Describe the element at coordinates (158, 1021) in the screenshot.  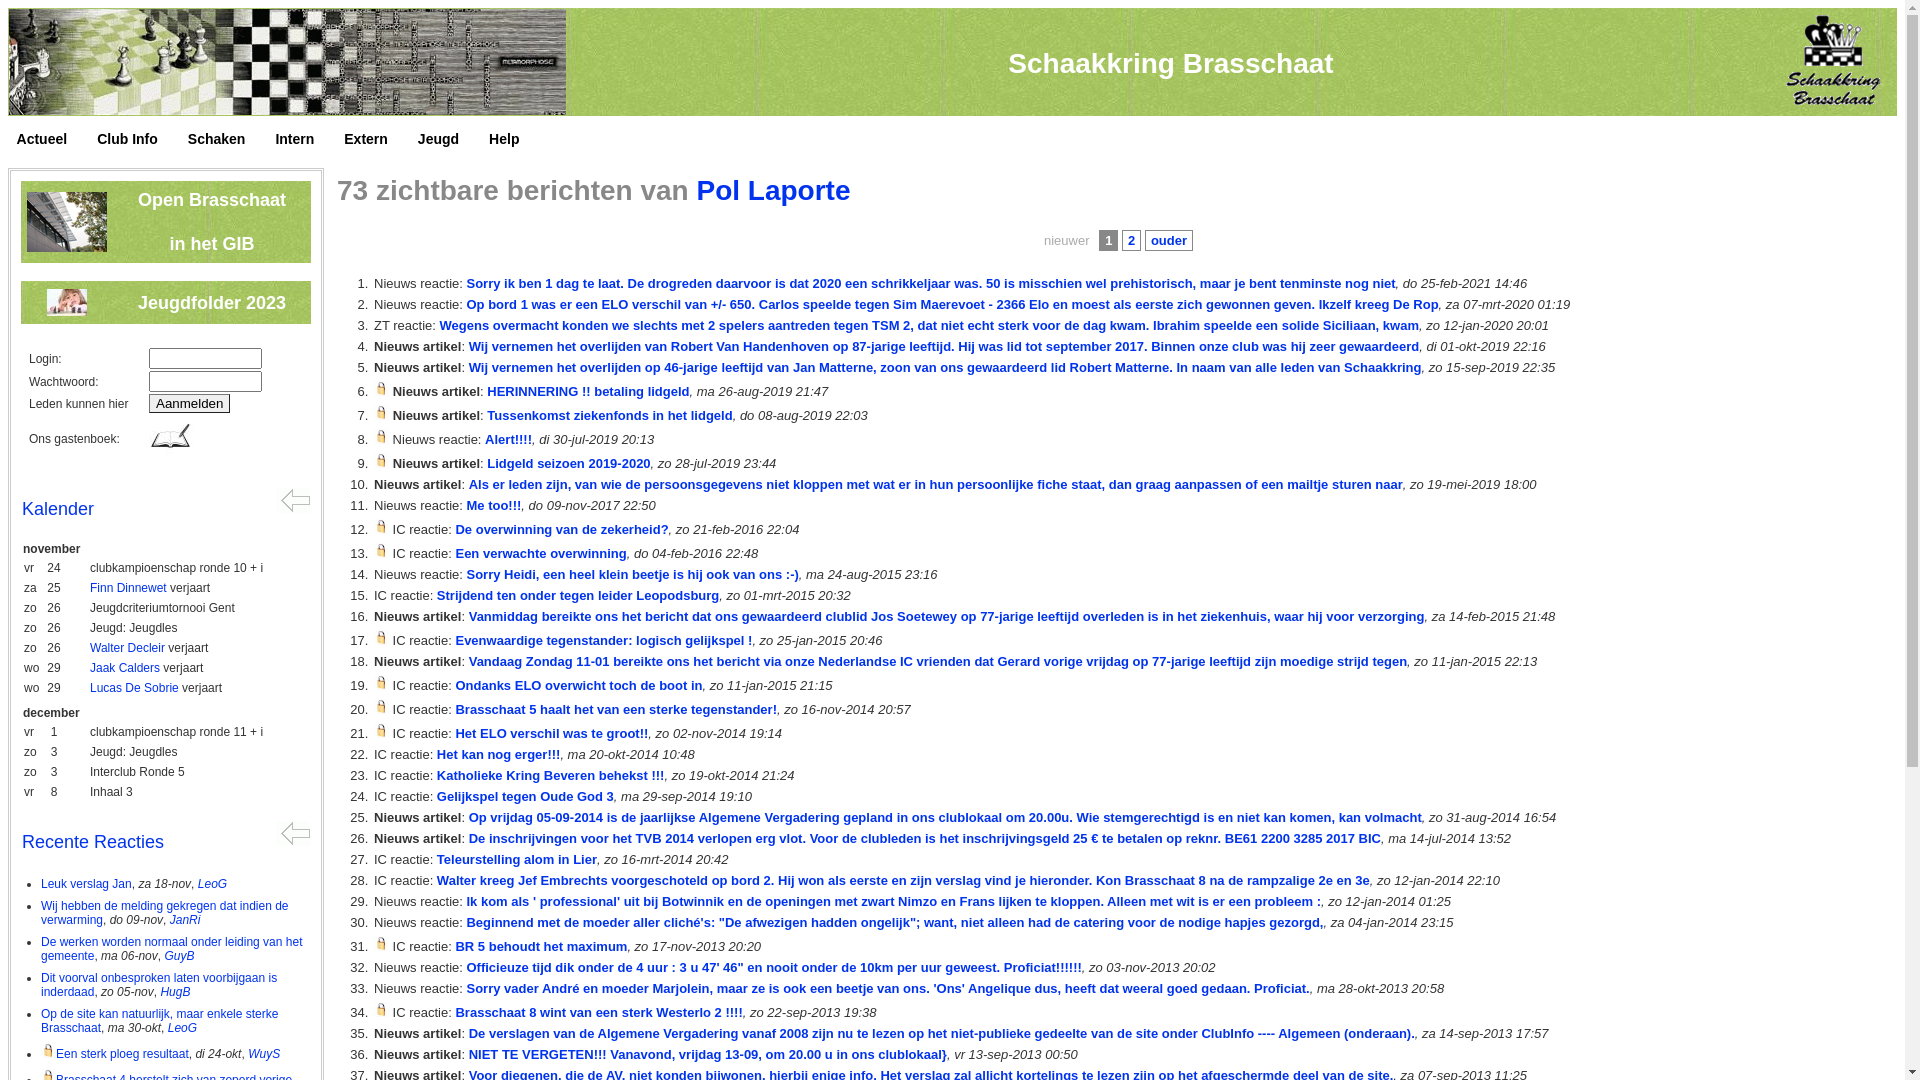
I see `'Op de site kan natuurlijk, maar enkele sterke Brasschaat'` at that location.